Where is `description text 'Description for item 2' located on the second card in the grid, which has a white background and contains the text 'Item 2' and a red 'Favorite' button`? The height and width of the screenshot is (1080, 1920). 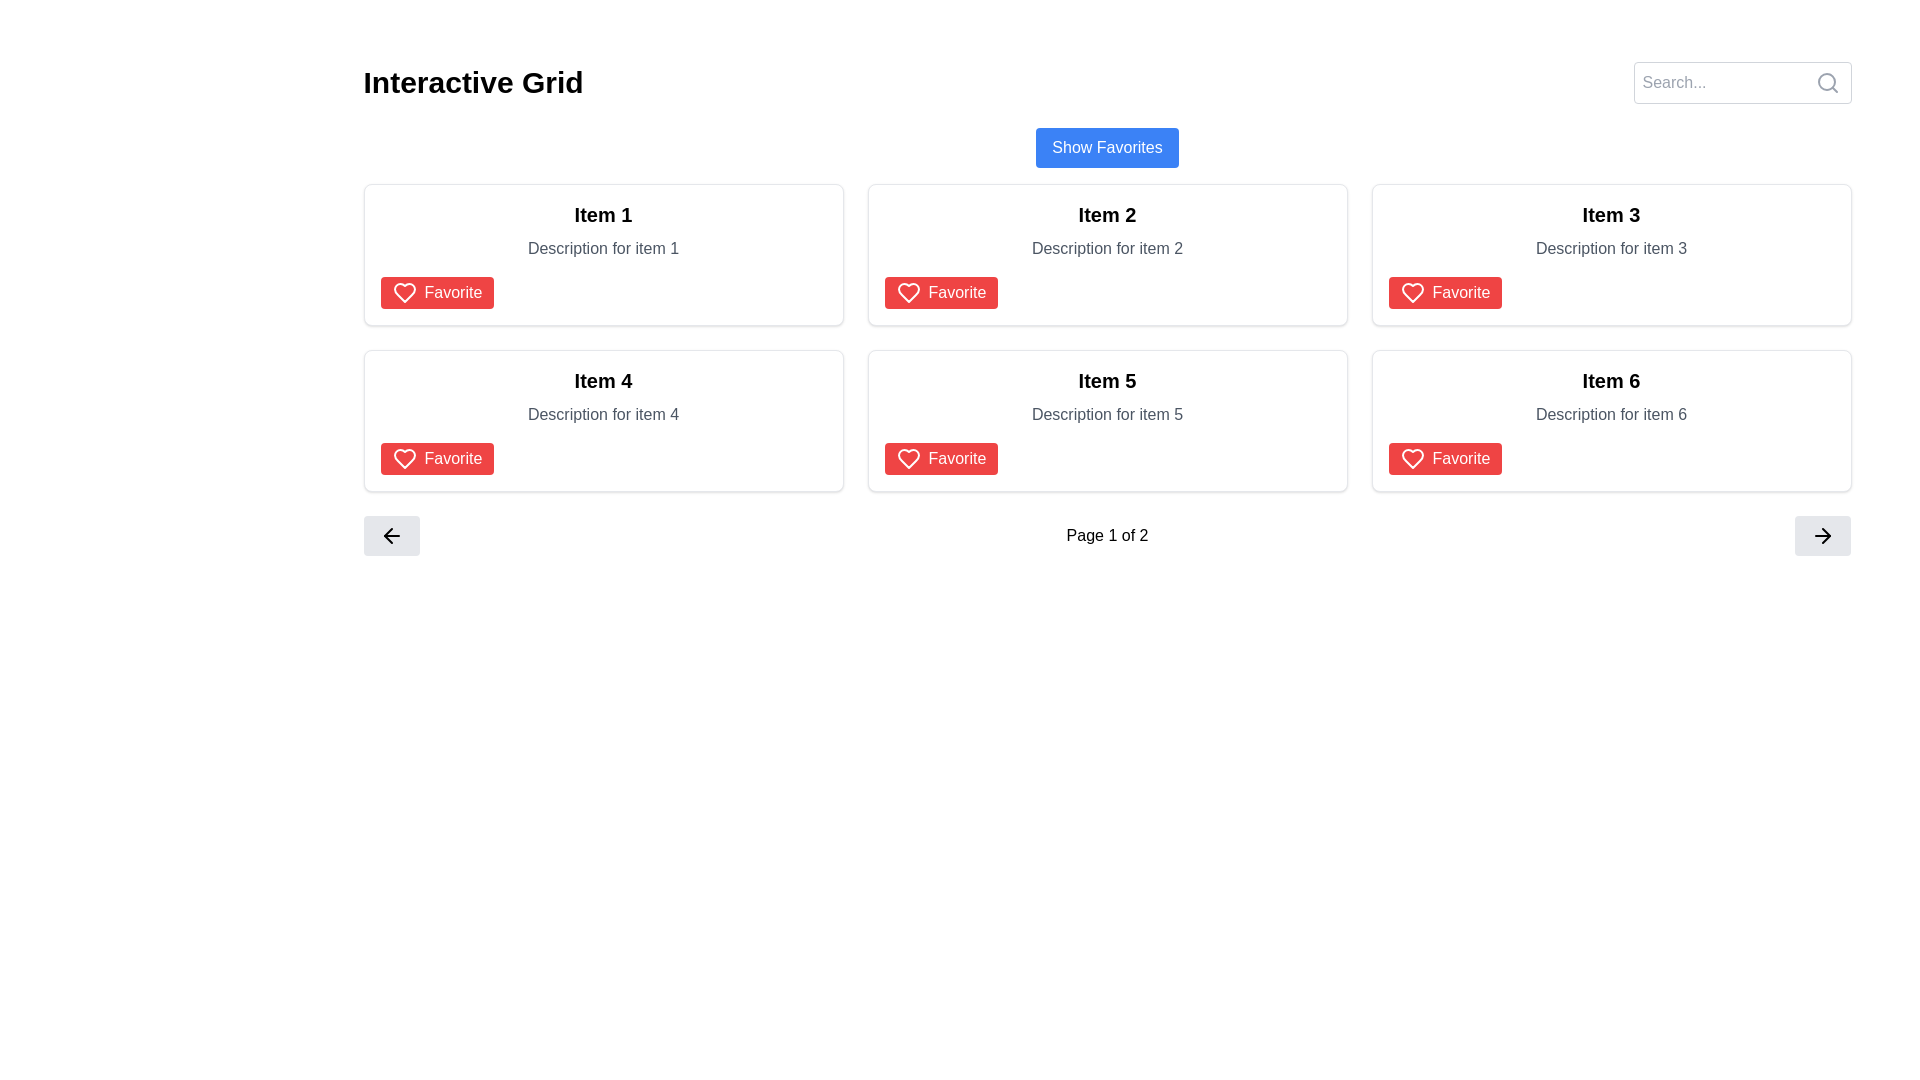 description text 'Description for item 2' located on the second card in the grid, which has a white background and contains the text 'Item 2' and a red 'Favorite' button is located at coordinates (1106, 253).